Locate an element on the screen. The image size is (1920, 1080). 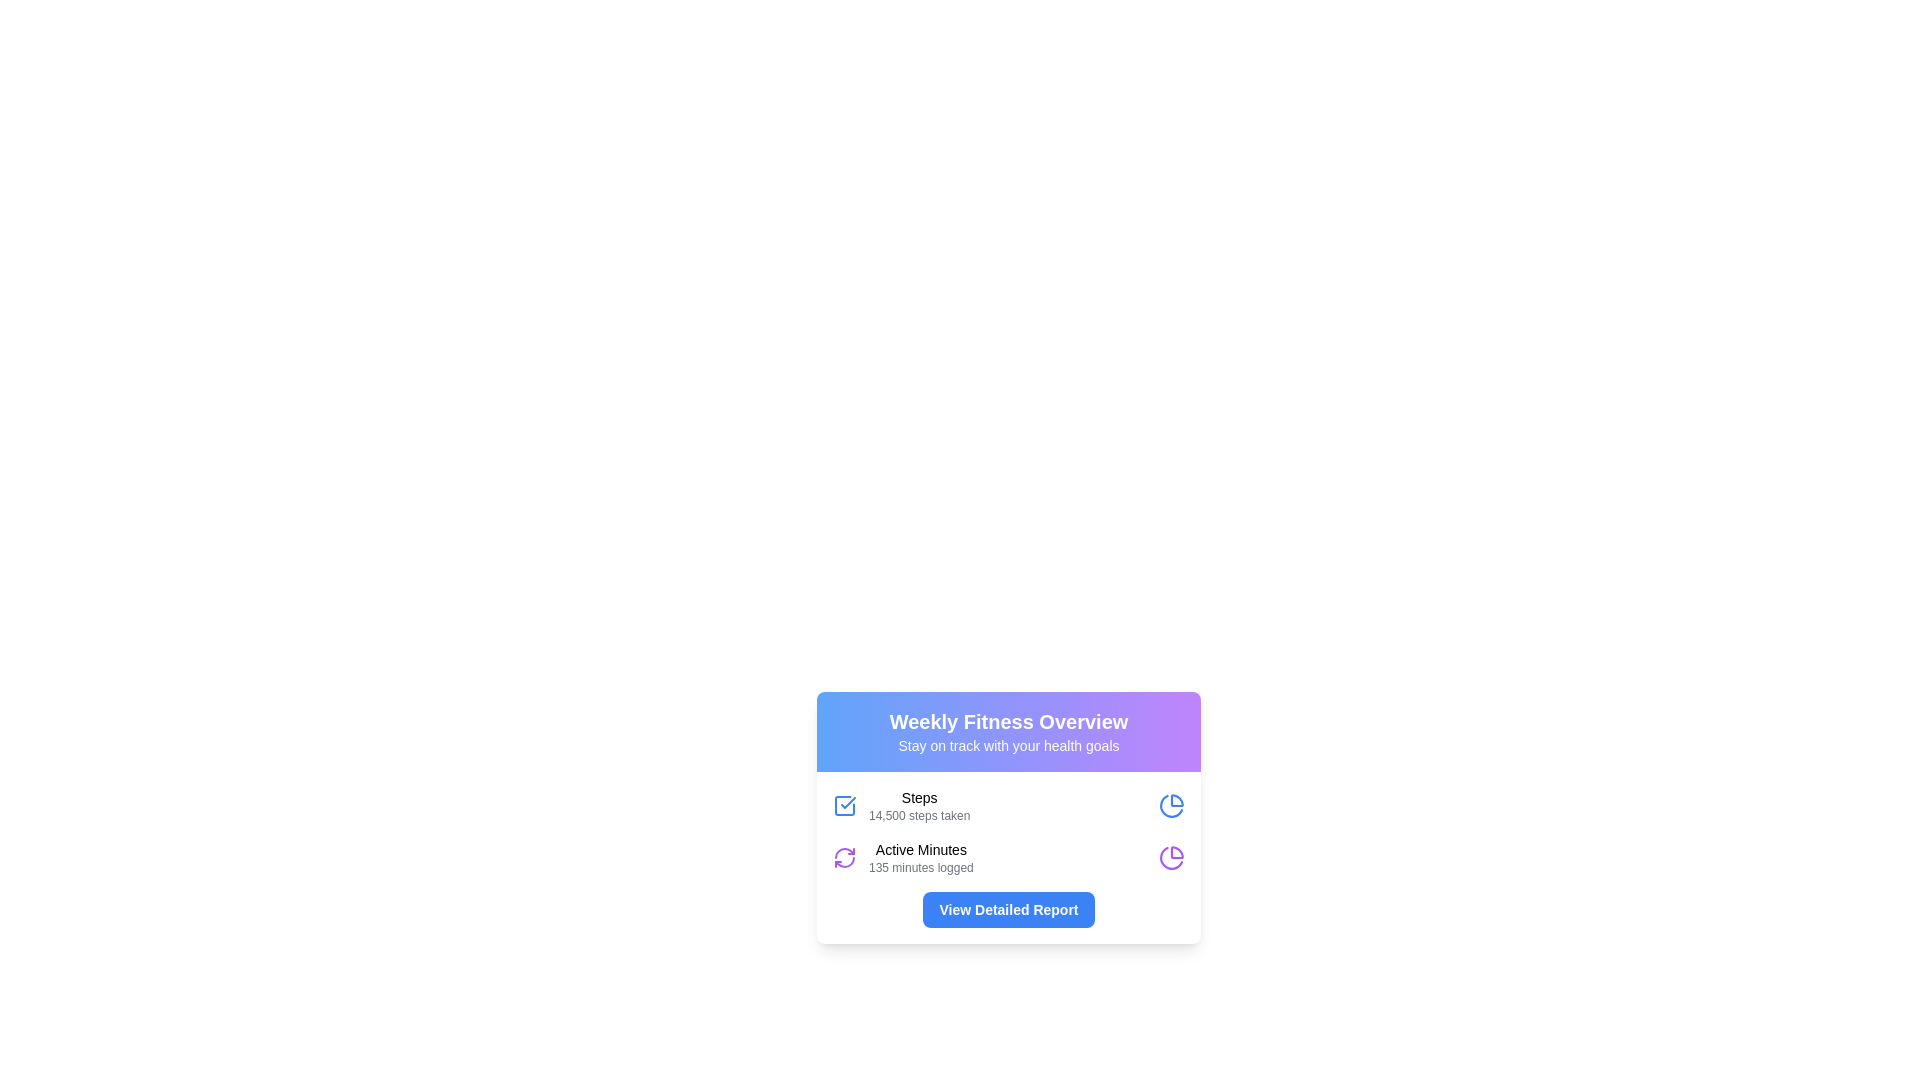
the blue pie chart icon located at the top-right corner of the 'Steps' section within the card displaying step and activity details is located at coordinates (1171, 805).